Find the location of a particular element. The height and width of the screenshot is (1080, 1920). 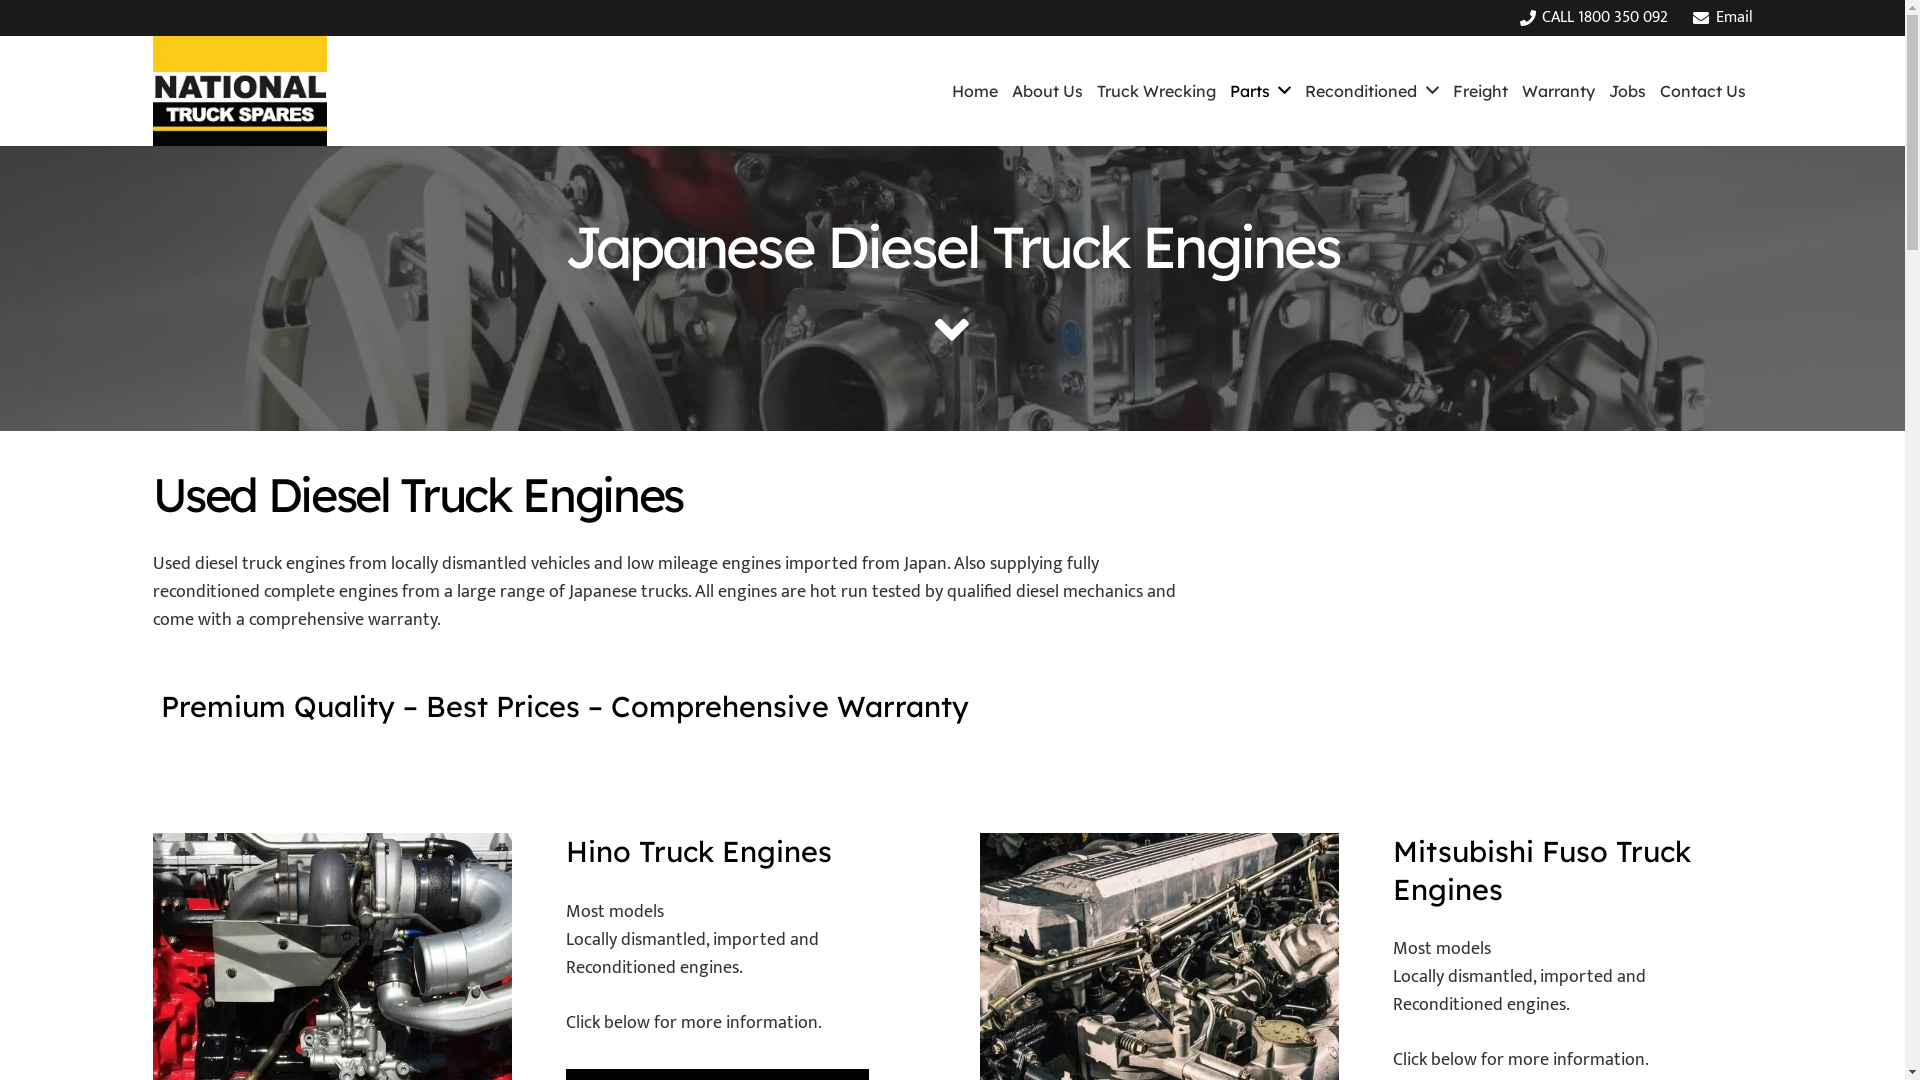

'Contact Us' is located at coordinates (1701, 91).